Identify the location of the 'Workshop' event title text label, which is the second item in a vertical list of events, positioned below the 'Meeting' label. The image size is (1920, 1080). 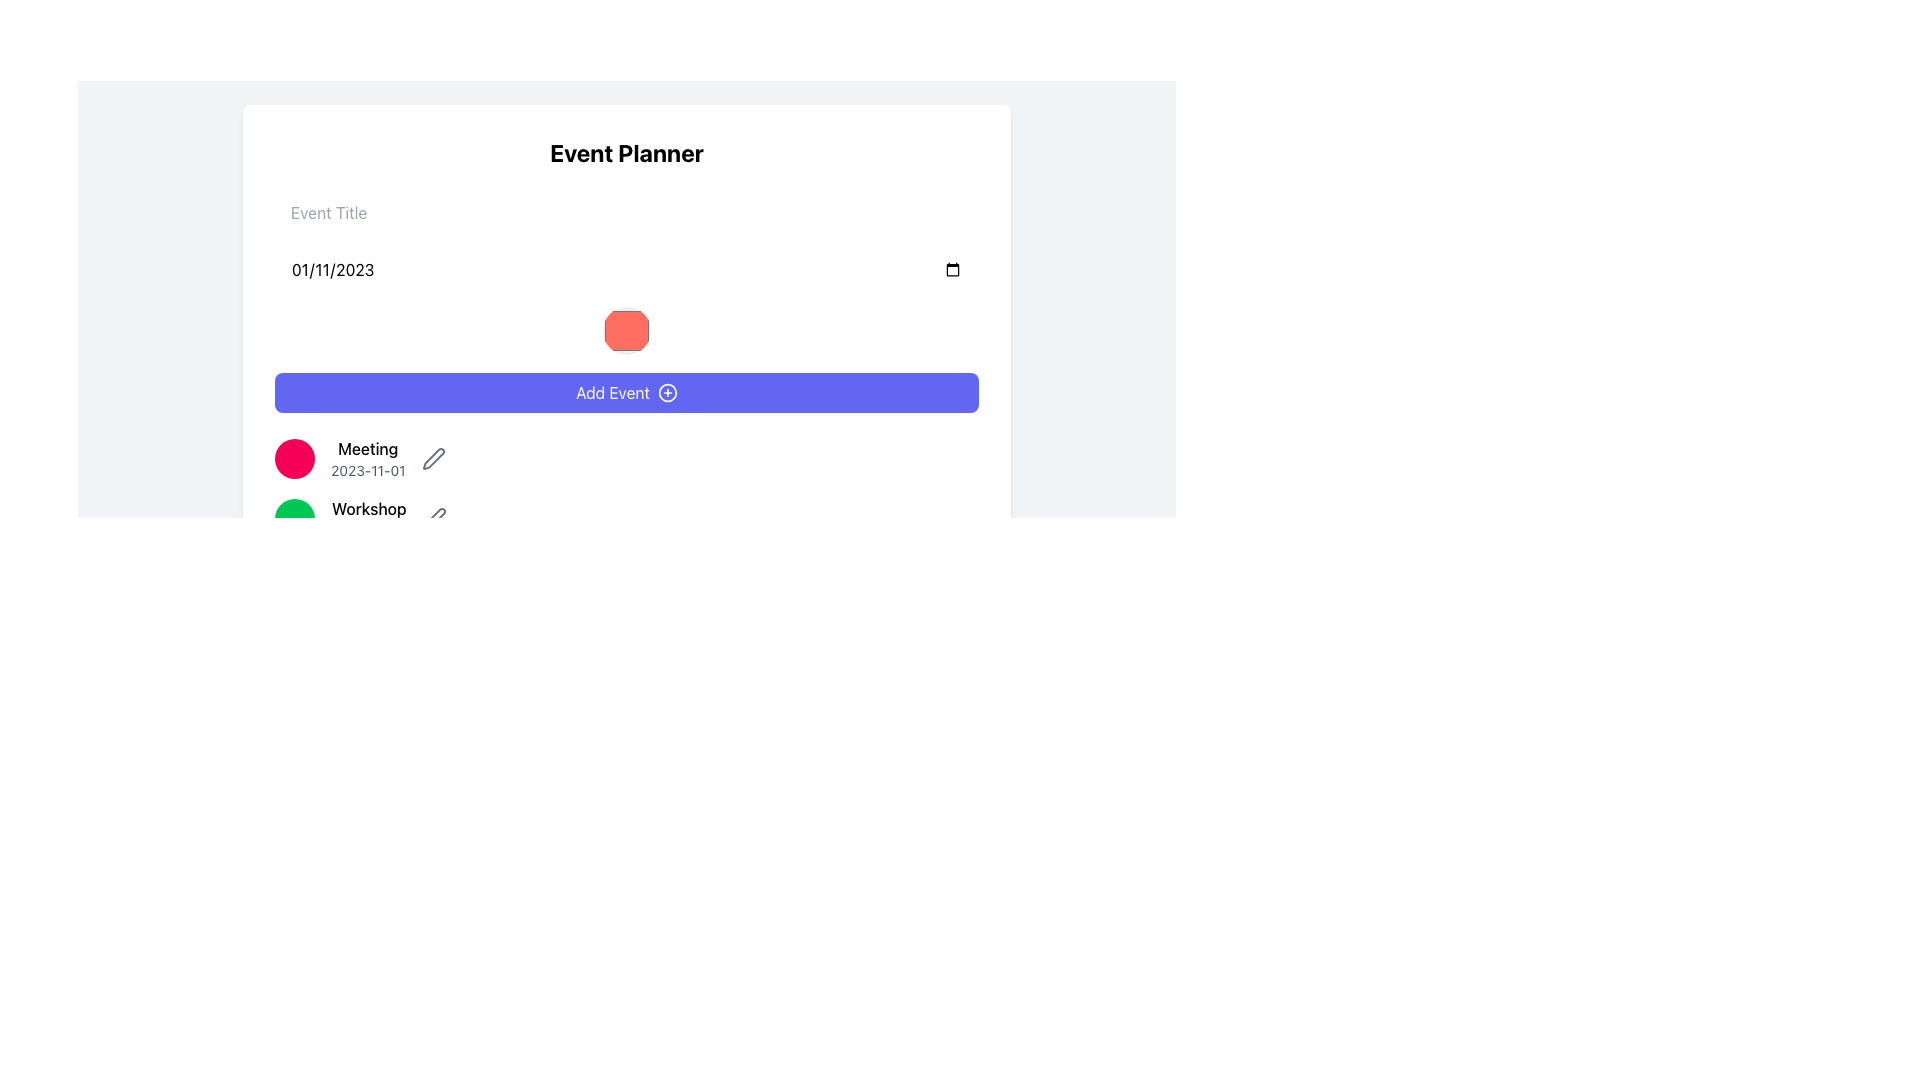
(369, 518).